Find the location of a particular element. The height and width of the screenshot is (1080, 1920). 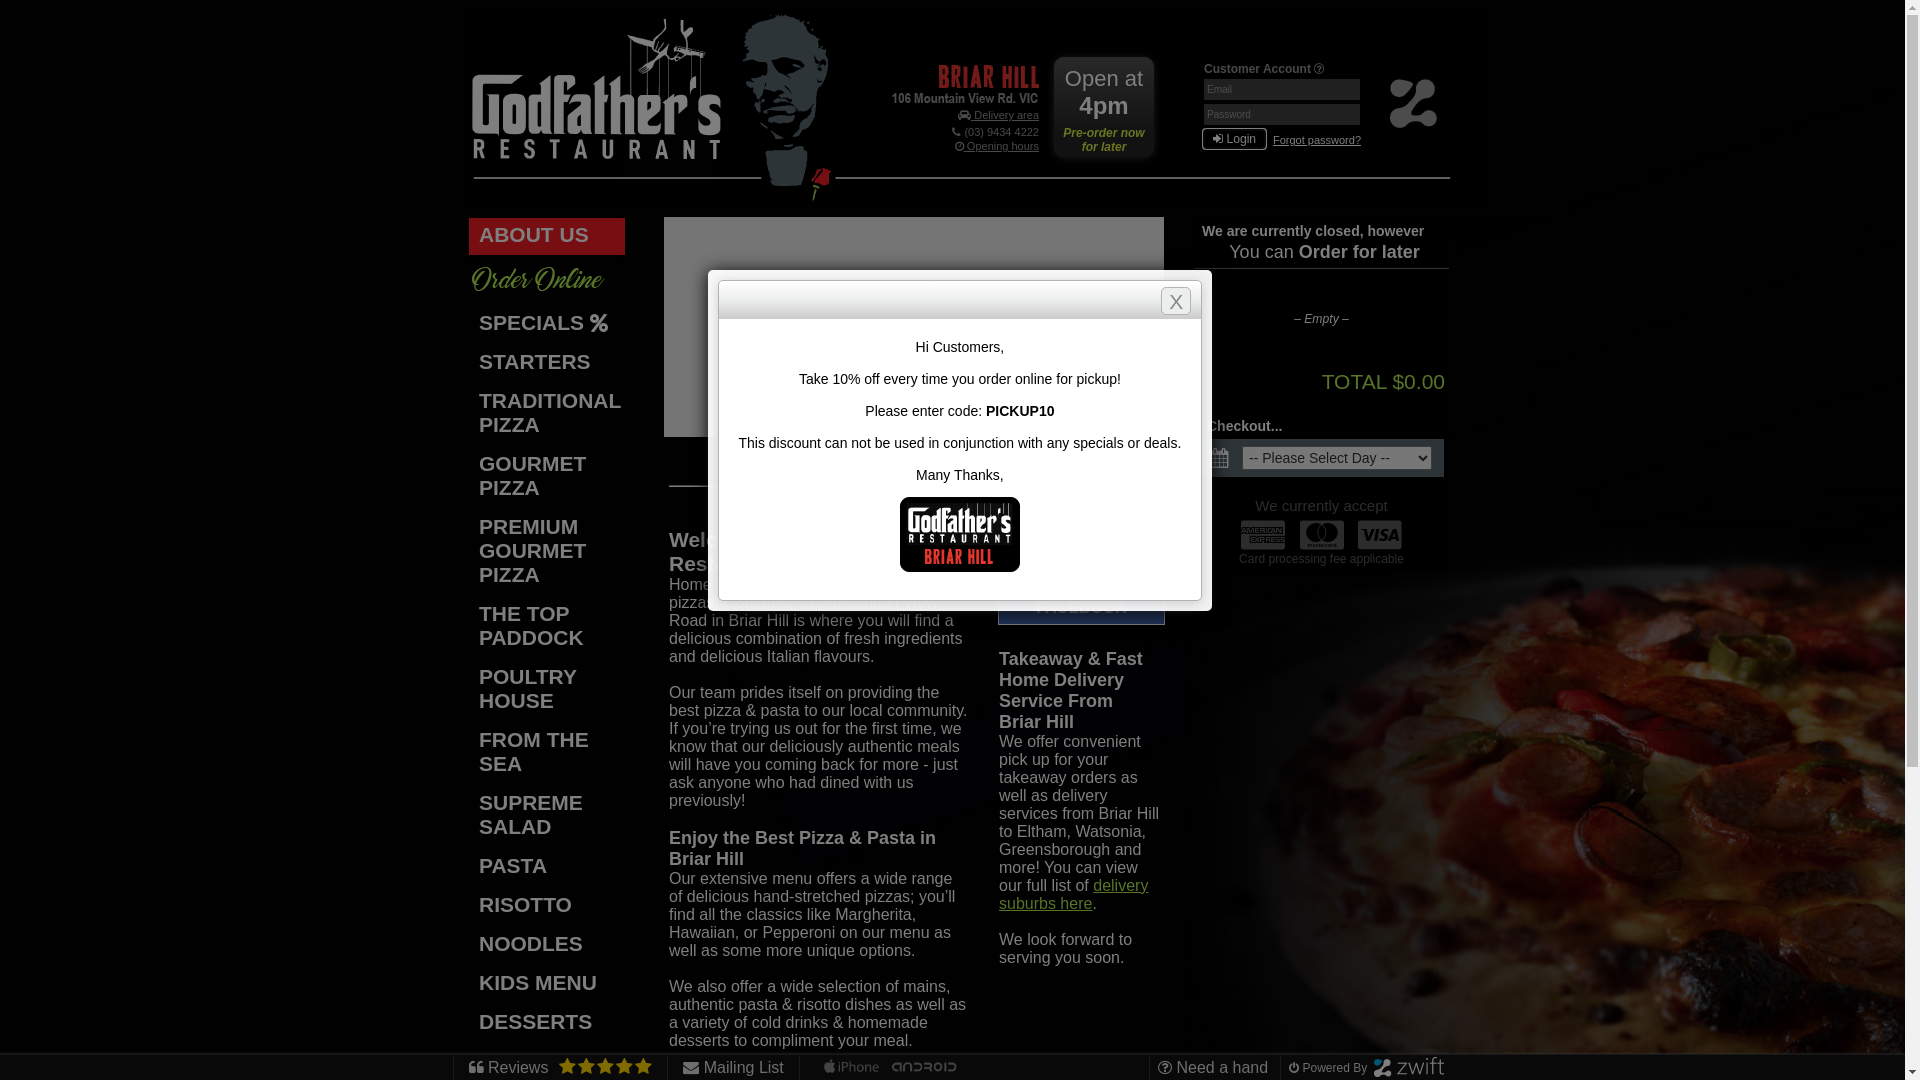

'Delivery area' is located at coordinates (998, 115).